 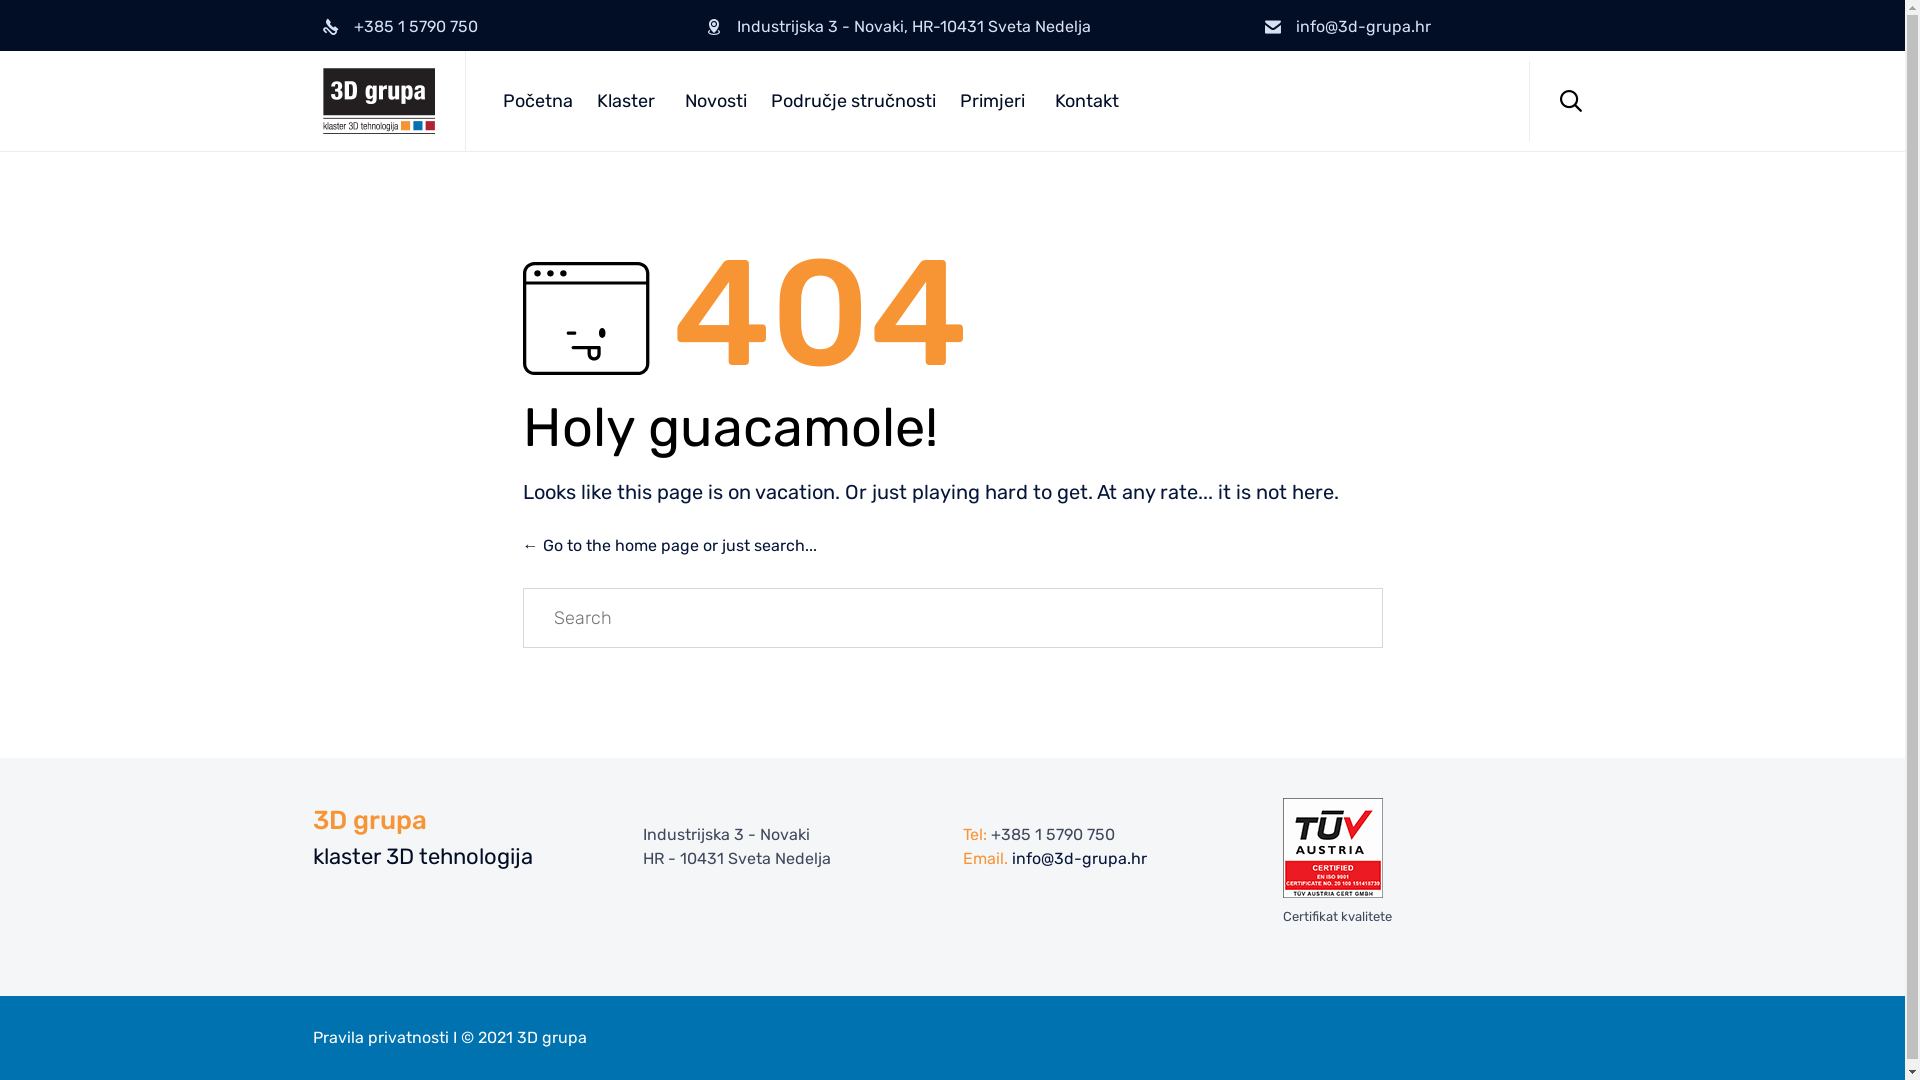 I want to click on 'Kontakt', so click(x=1084, y=100).